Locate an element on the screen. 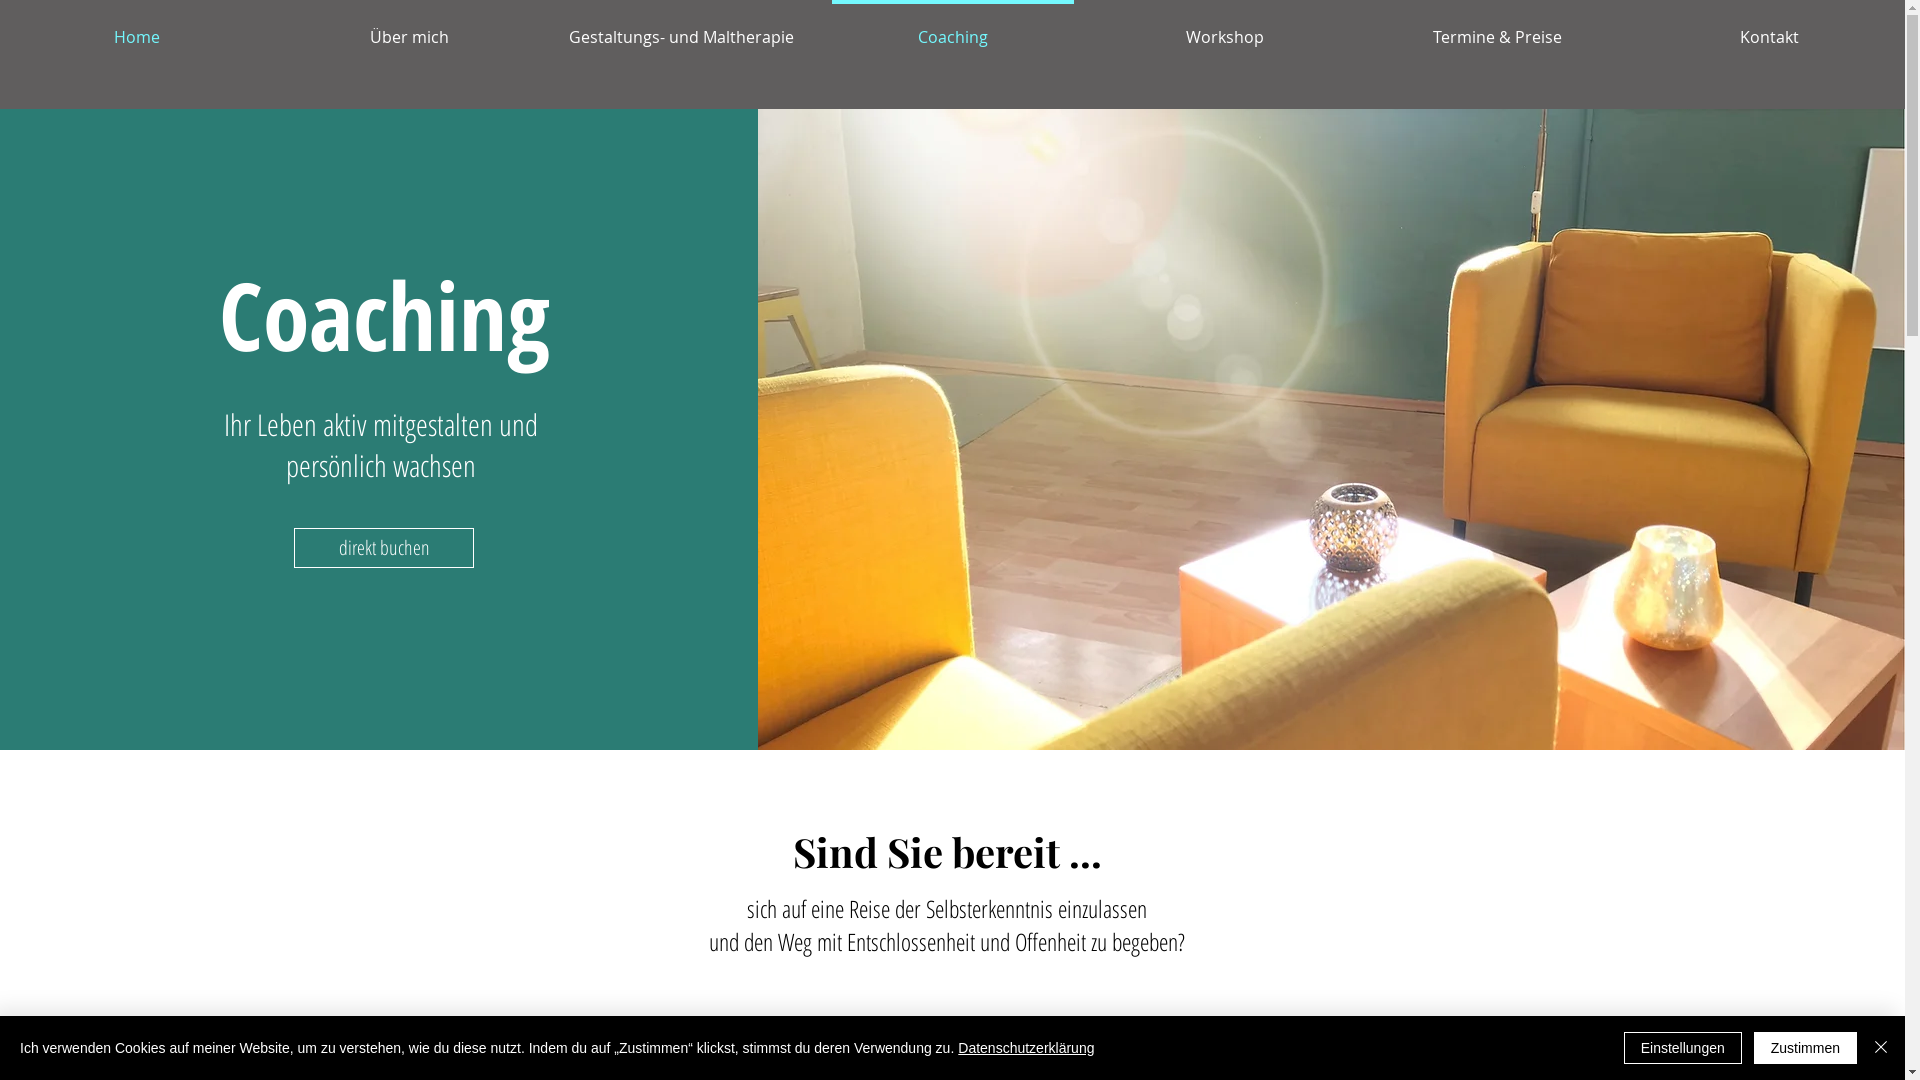 The image size is (1920, 1080). 'Einstellungen' is located at coordinates (1682, 1047).